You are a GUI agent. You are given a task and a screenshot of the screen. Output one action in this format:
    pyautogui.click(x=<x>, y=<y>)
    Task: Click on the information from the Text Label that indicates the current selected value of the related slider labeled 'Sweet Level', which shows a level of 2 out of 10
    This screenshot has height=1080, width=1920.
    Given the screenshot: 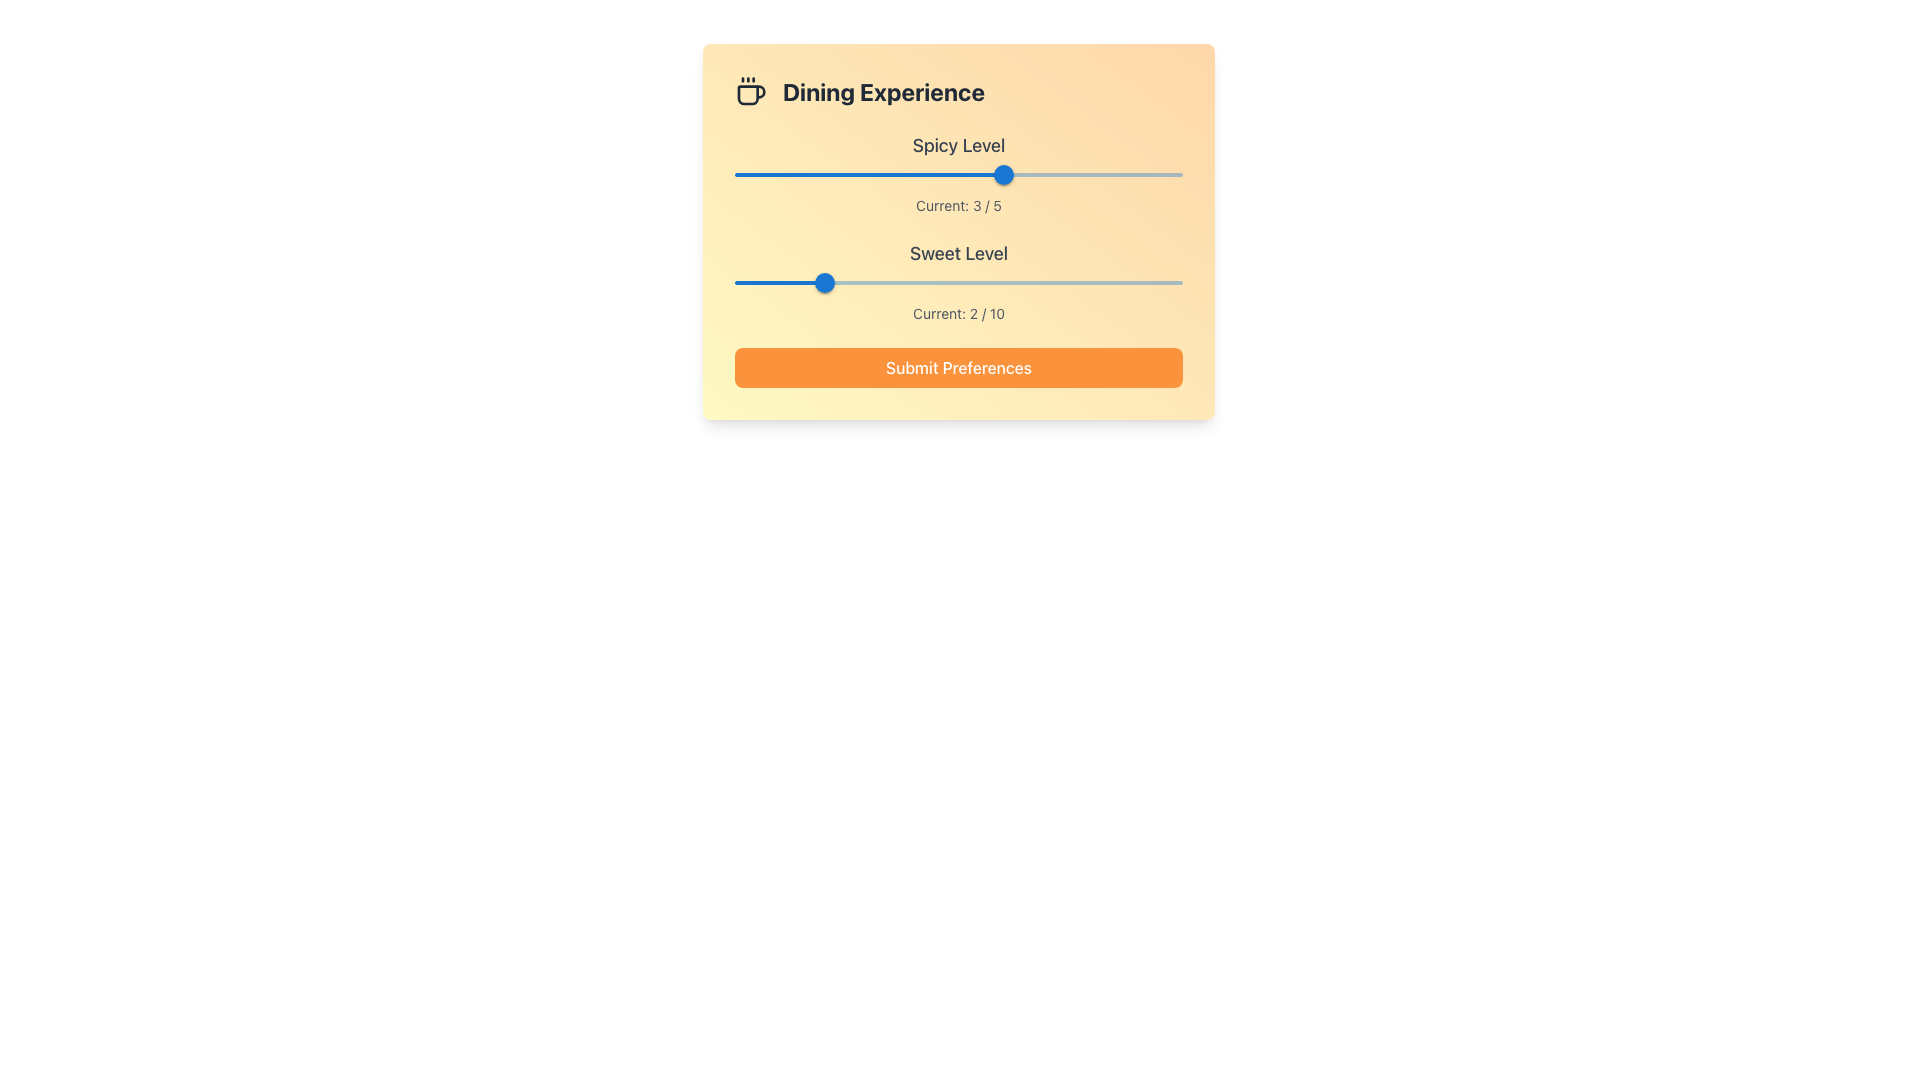 What is the action you would take?
    pyautogui.click(x=958, y=313)
    